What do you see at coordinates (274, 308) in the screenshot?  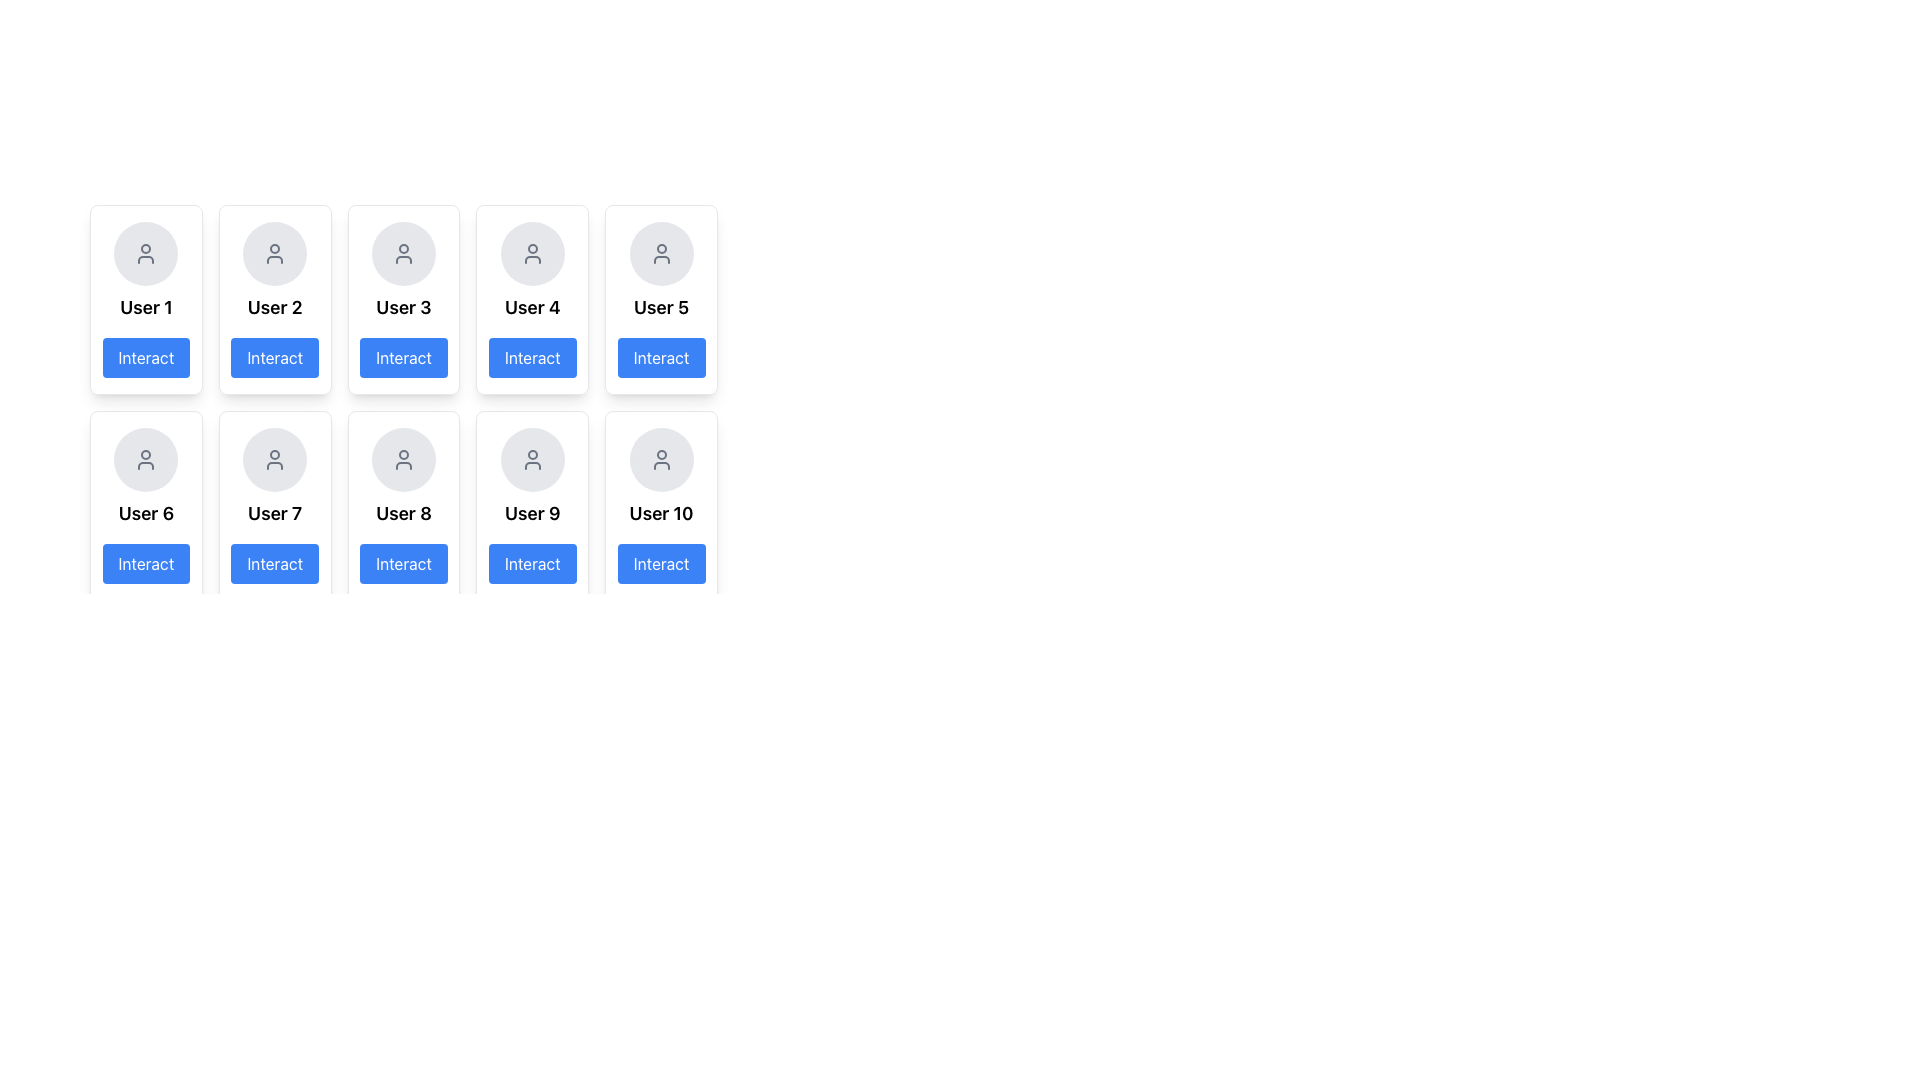 I see `the static text label that displays the user's name or identifier, positioned below the user icon and above the 'Interact' button in the second card of the top row in the user card grid` at bounding box center [274, 308].